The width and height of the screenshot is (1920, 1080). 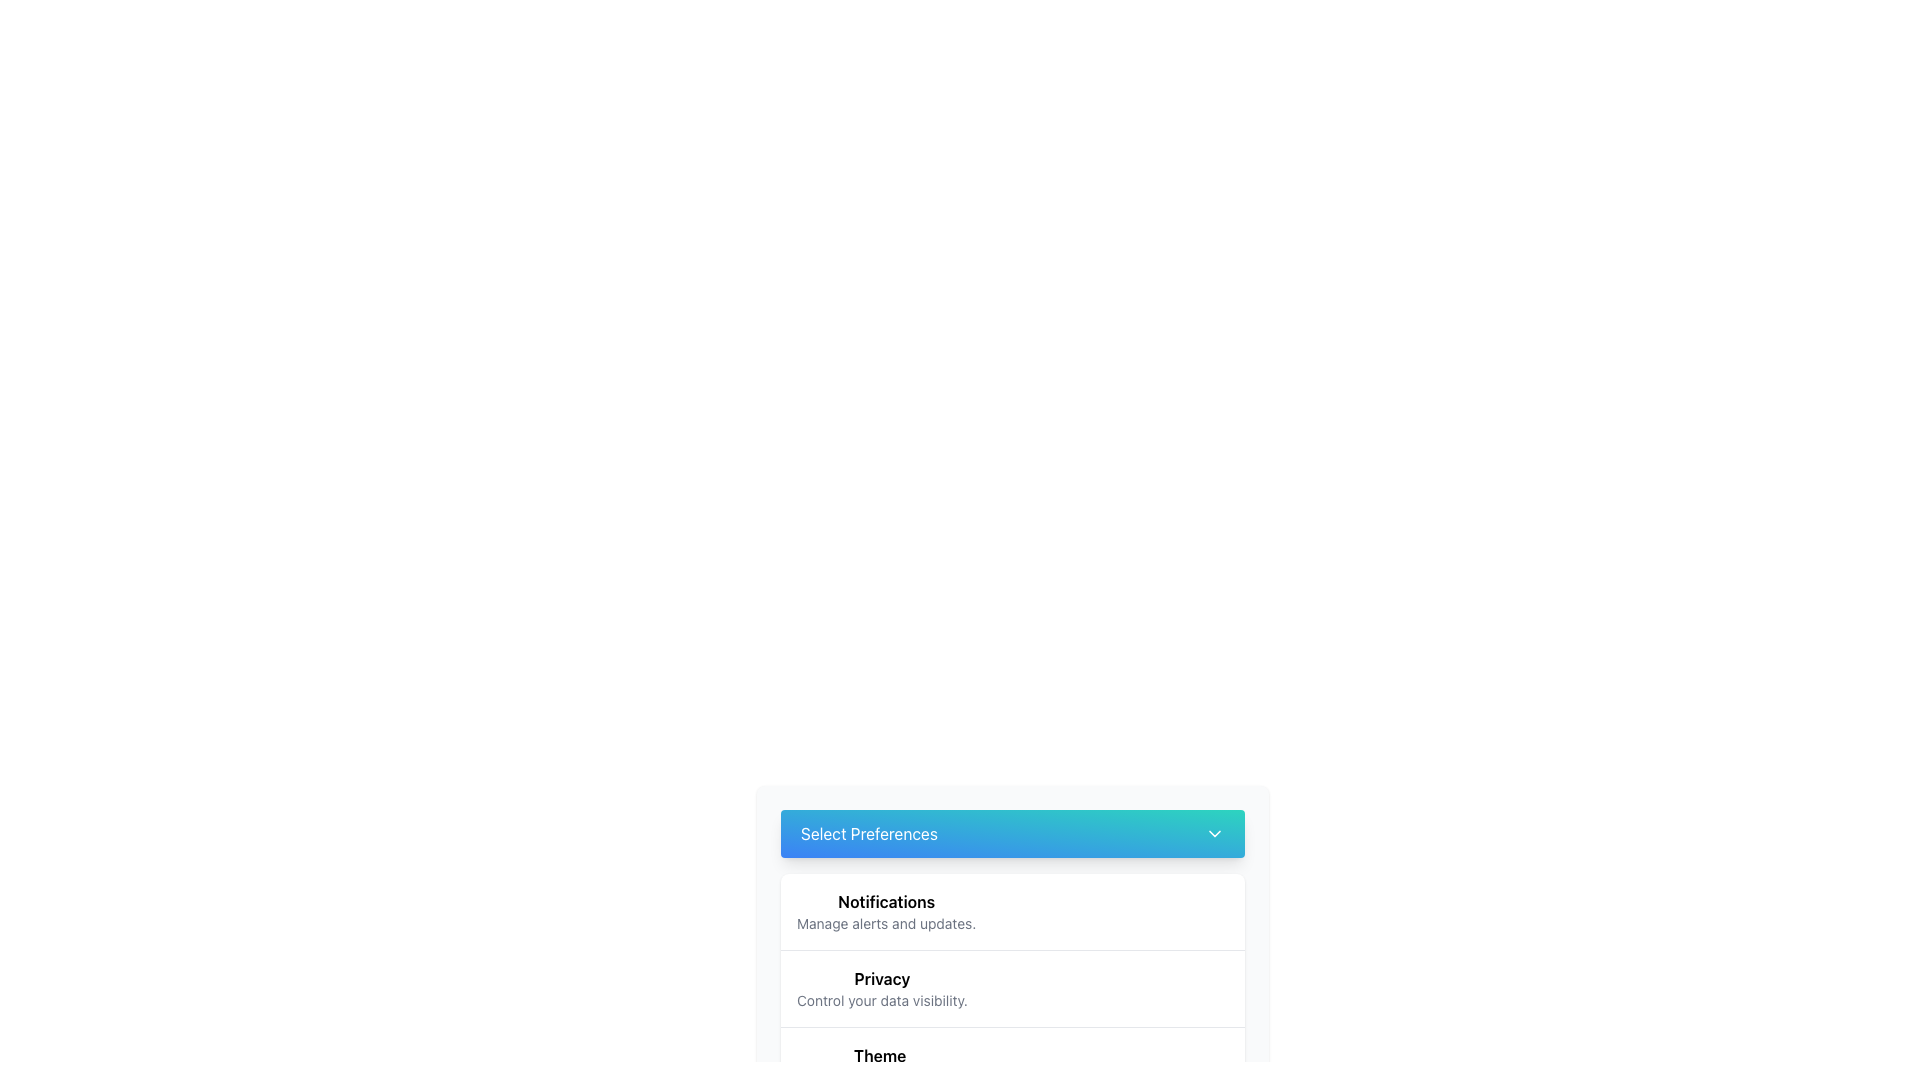 I want to click on the 'Notifications' text label, which is styled in bold and prominently positioned at the top of its section, beneath the blue header 'Select Preferences.', so click(x=885, y=902).